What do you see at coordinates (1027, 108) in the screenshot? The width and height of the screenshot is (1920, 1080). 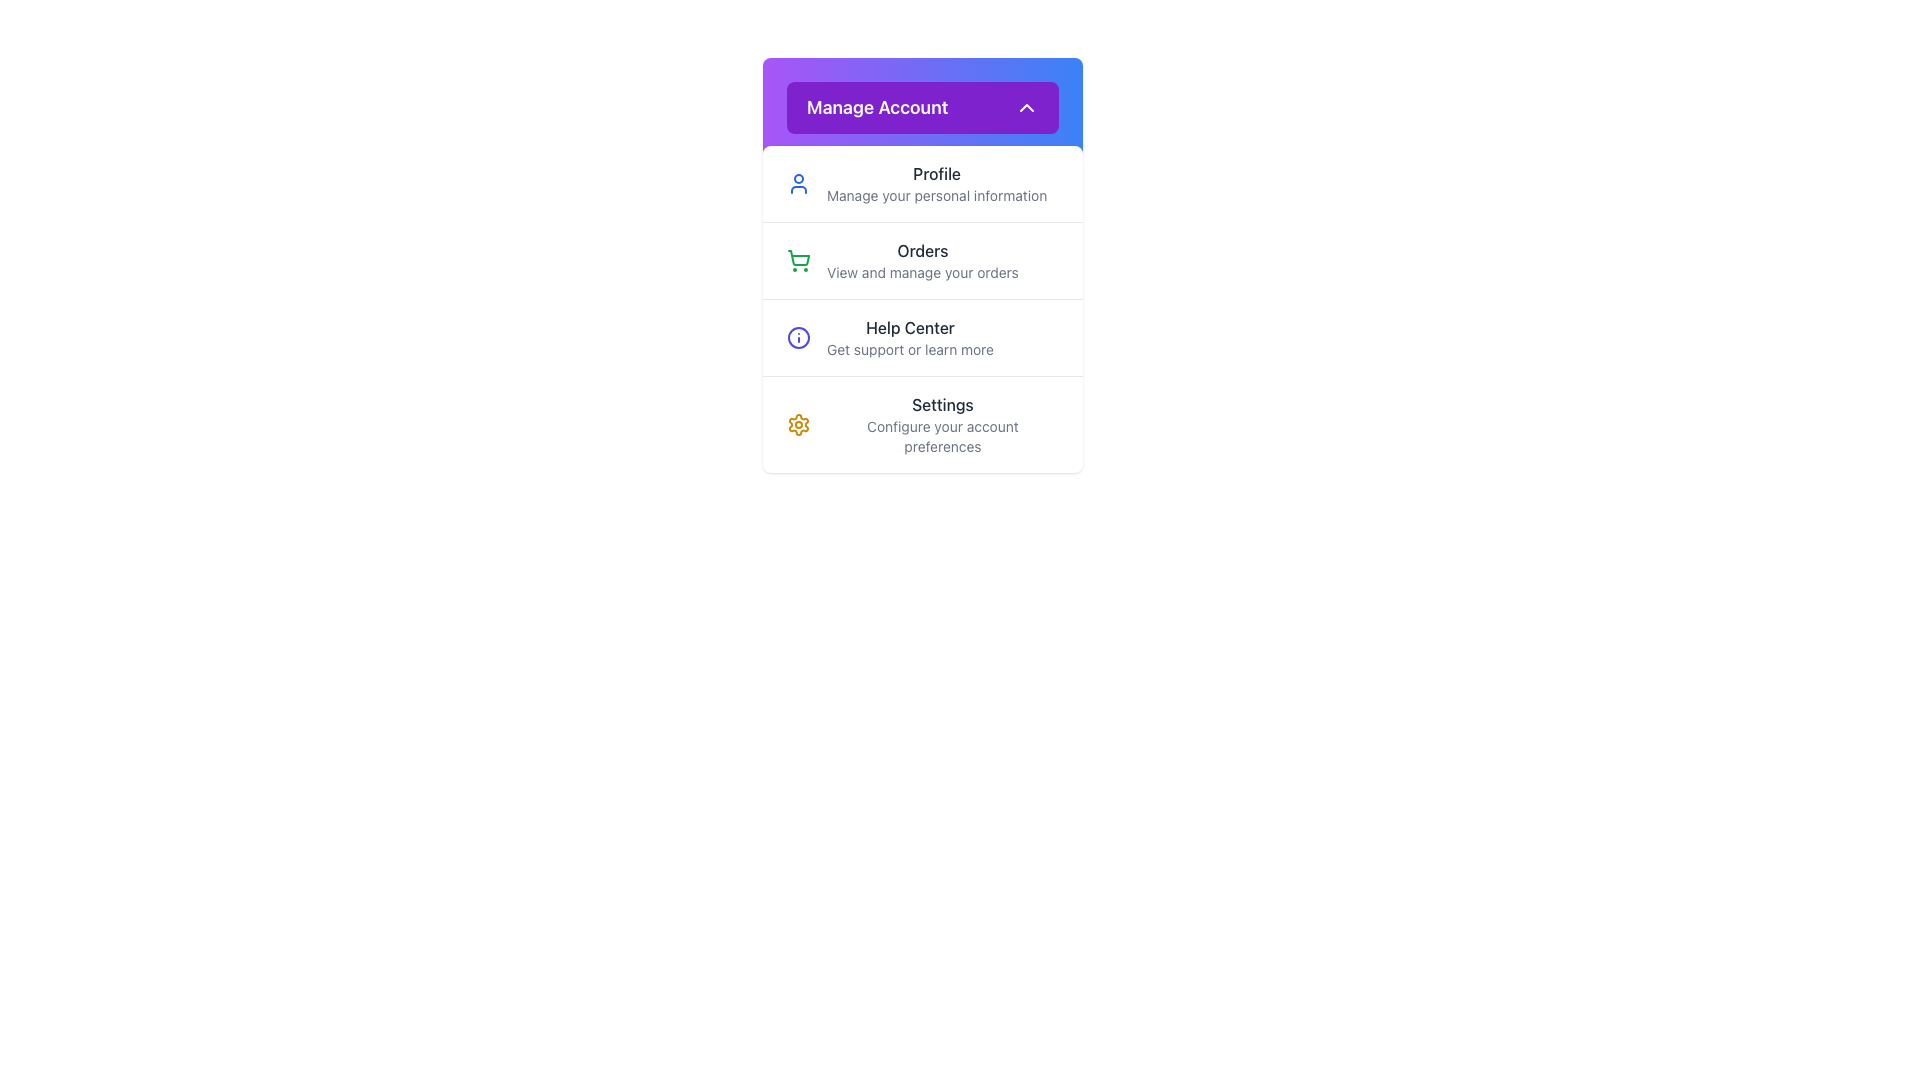 I see `the Chevron-Up icon in the top-right corner of the 'Manage Account' section` at bounding box center [1027, 108].